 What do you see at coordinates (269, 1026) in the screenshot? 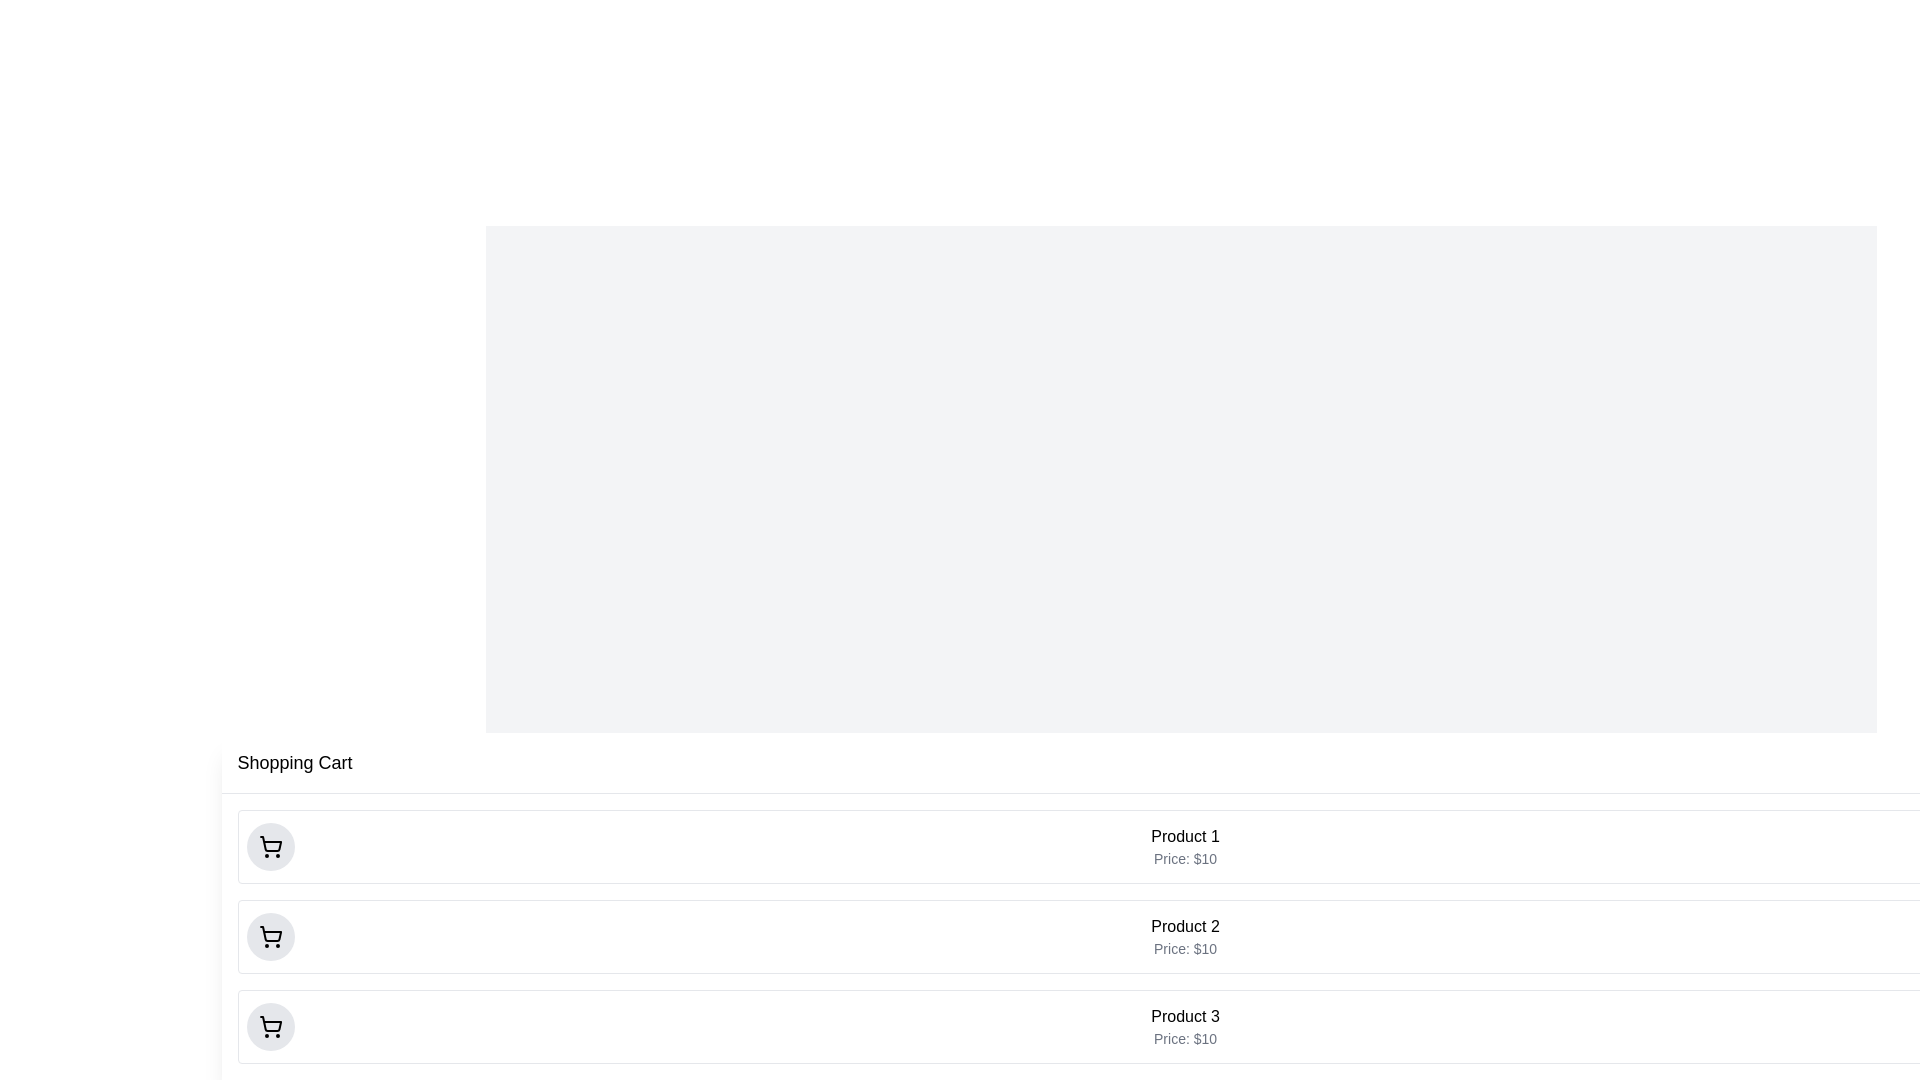
I see `the shopping cart icon, which is a minimalist SVG component with rounded edges and a dark outline, located at the center of the bottommost circular icon in a vertically stacked list of three items` at bounding box center [269, 1026].